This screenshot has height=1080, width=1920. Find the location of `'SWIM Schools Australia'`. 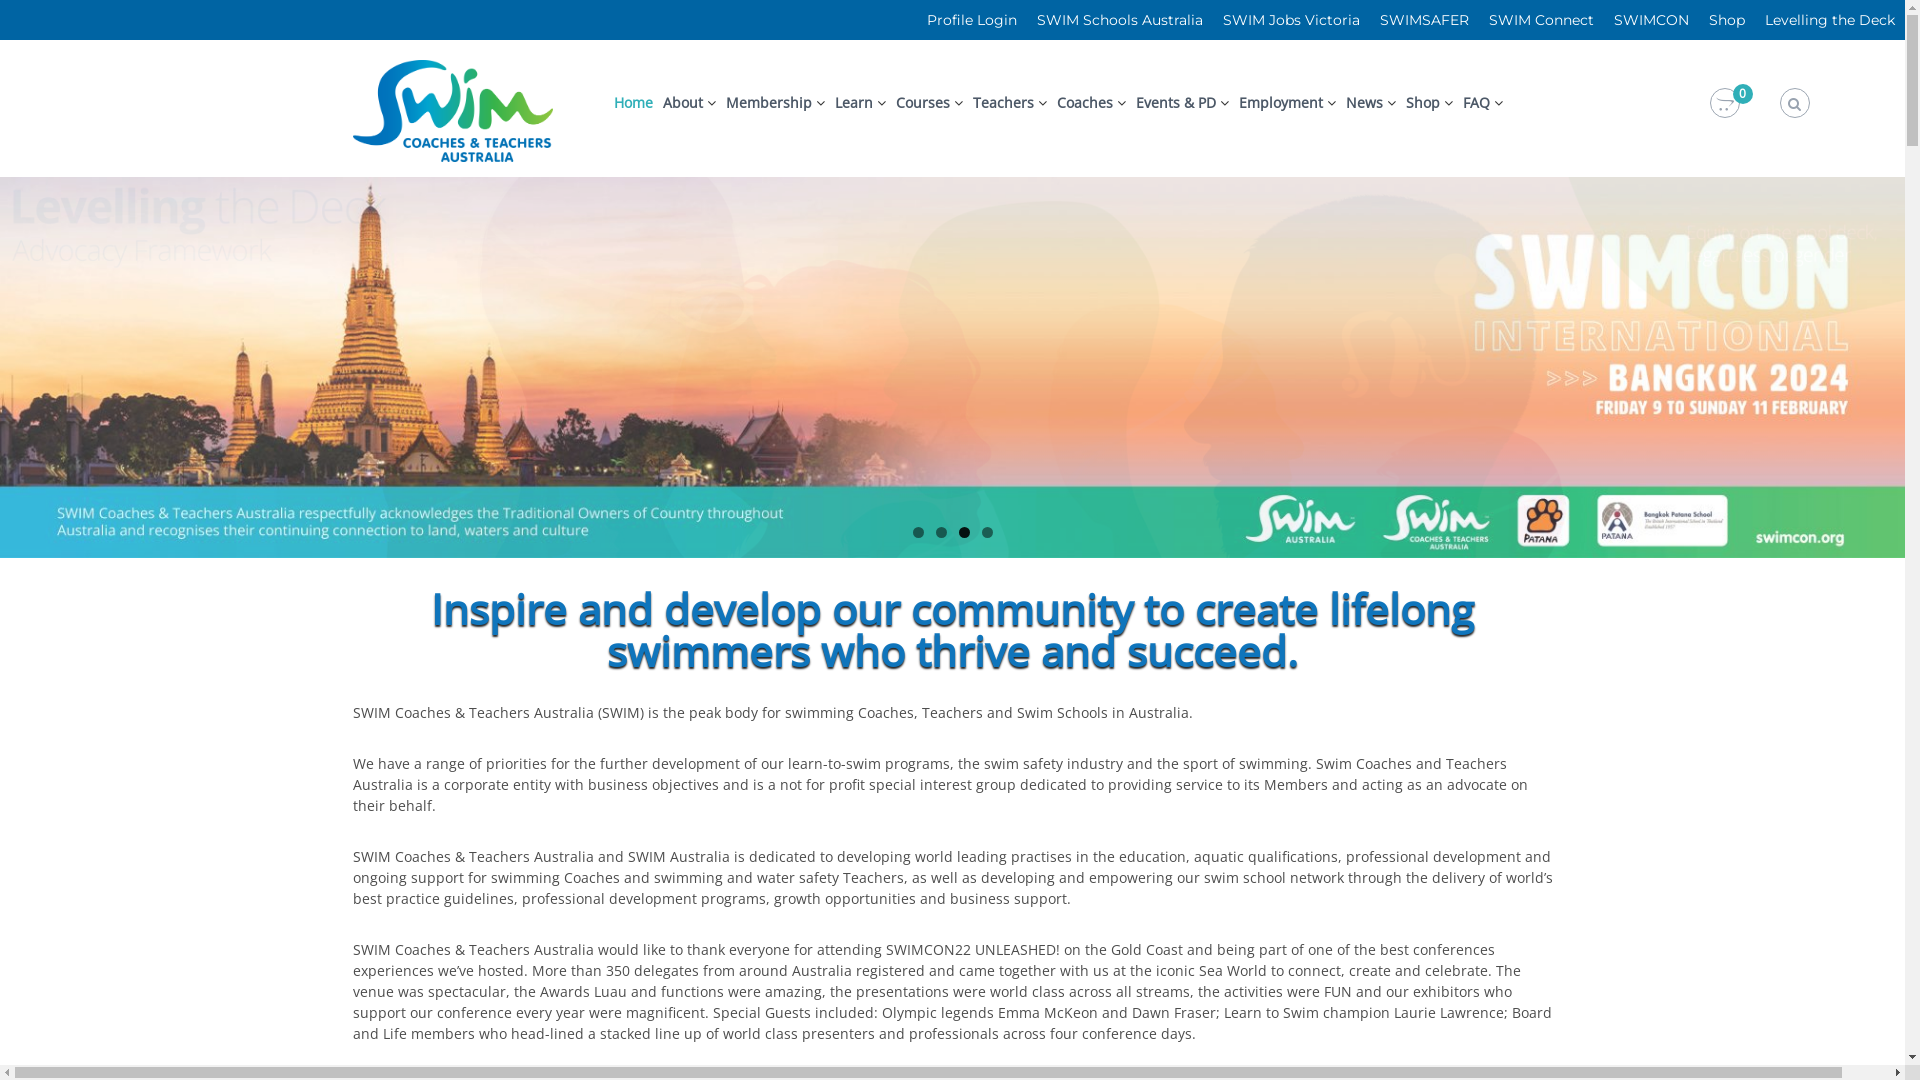

'SWIM Schools Australia' is located at coordinates (1027, 19).